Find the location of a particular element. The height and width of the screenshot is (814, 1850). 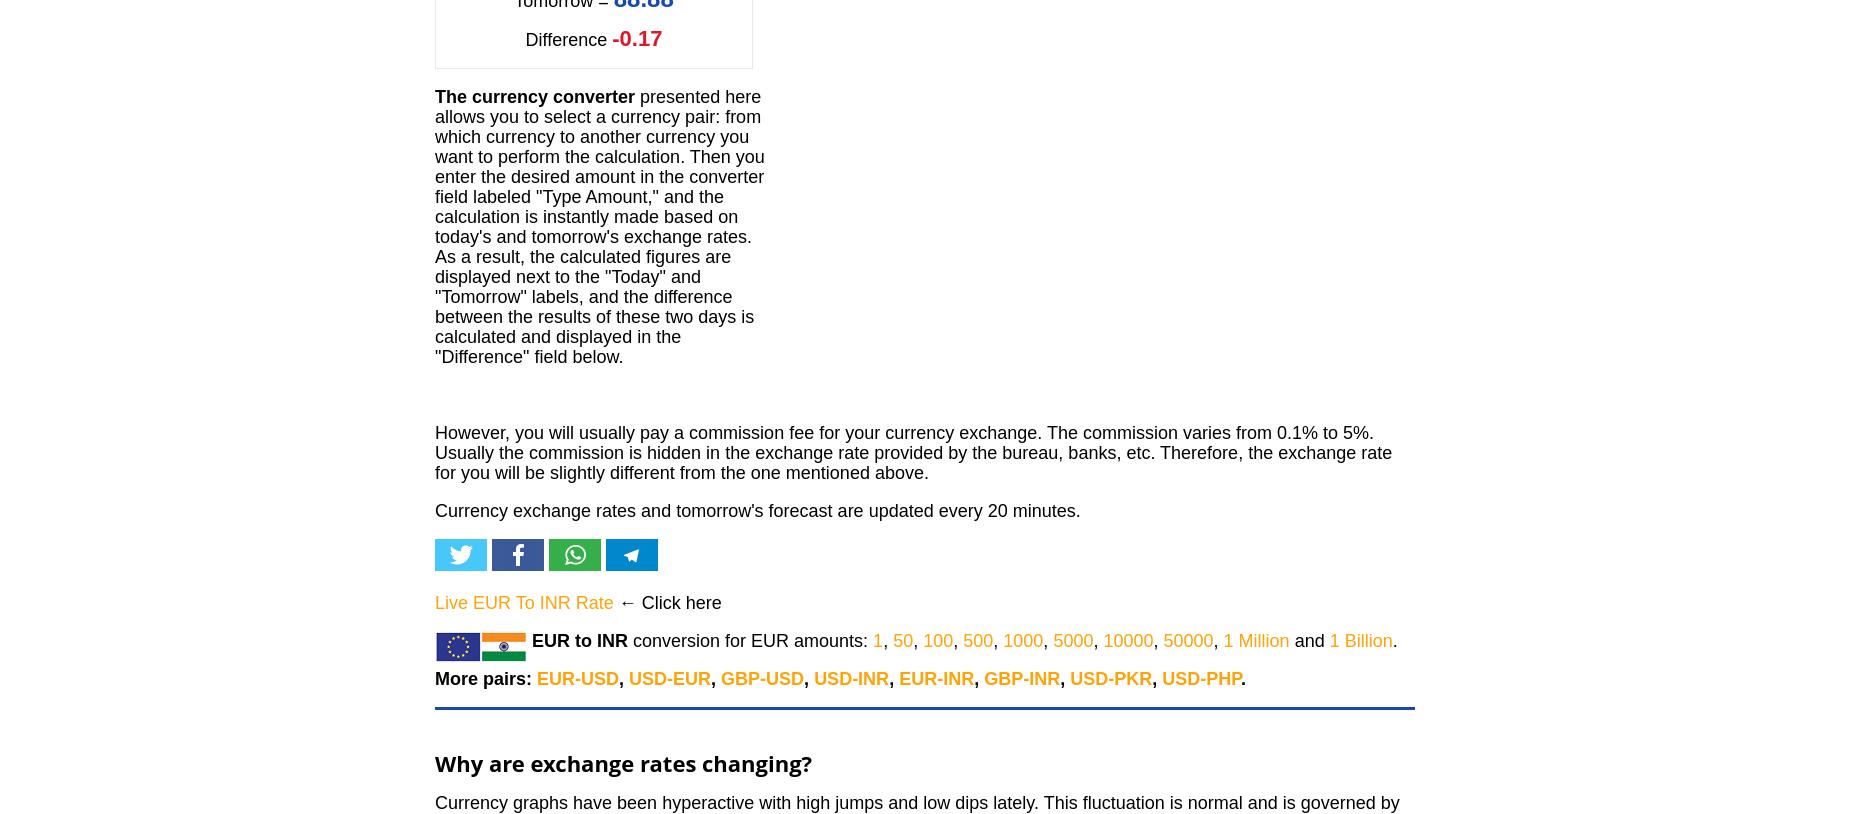

'← Click here' is located at coordinates (666, 602).